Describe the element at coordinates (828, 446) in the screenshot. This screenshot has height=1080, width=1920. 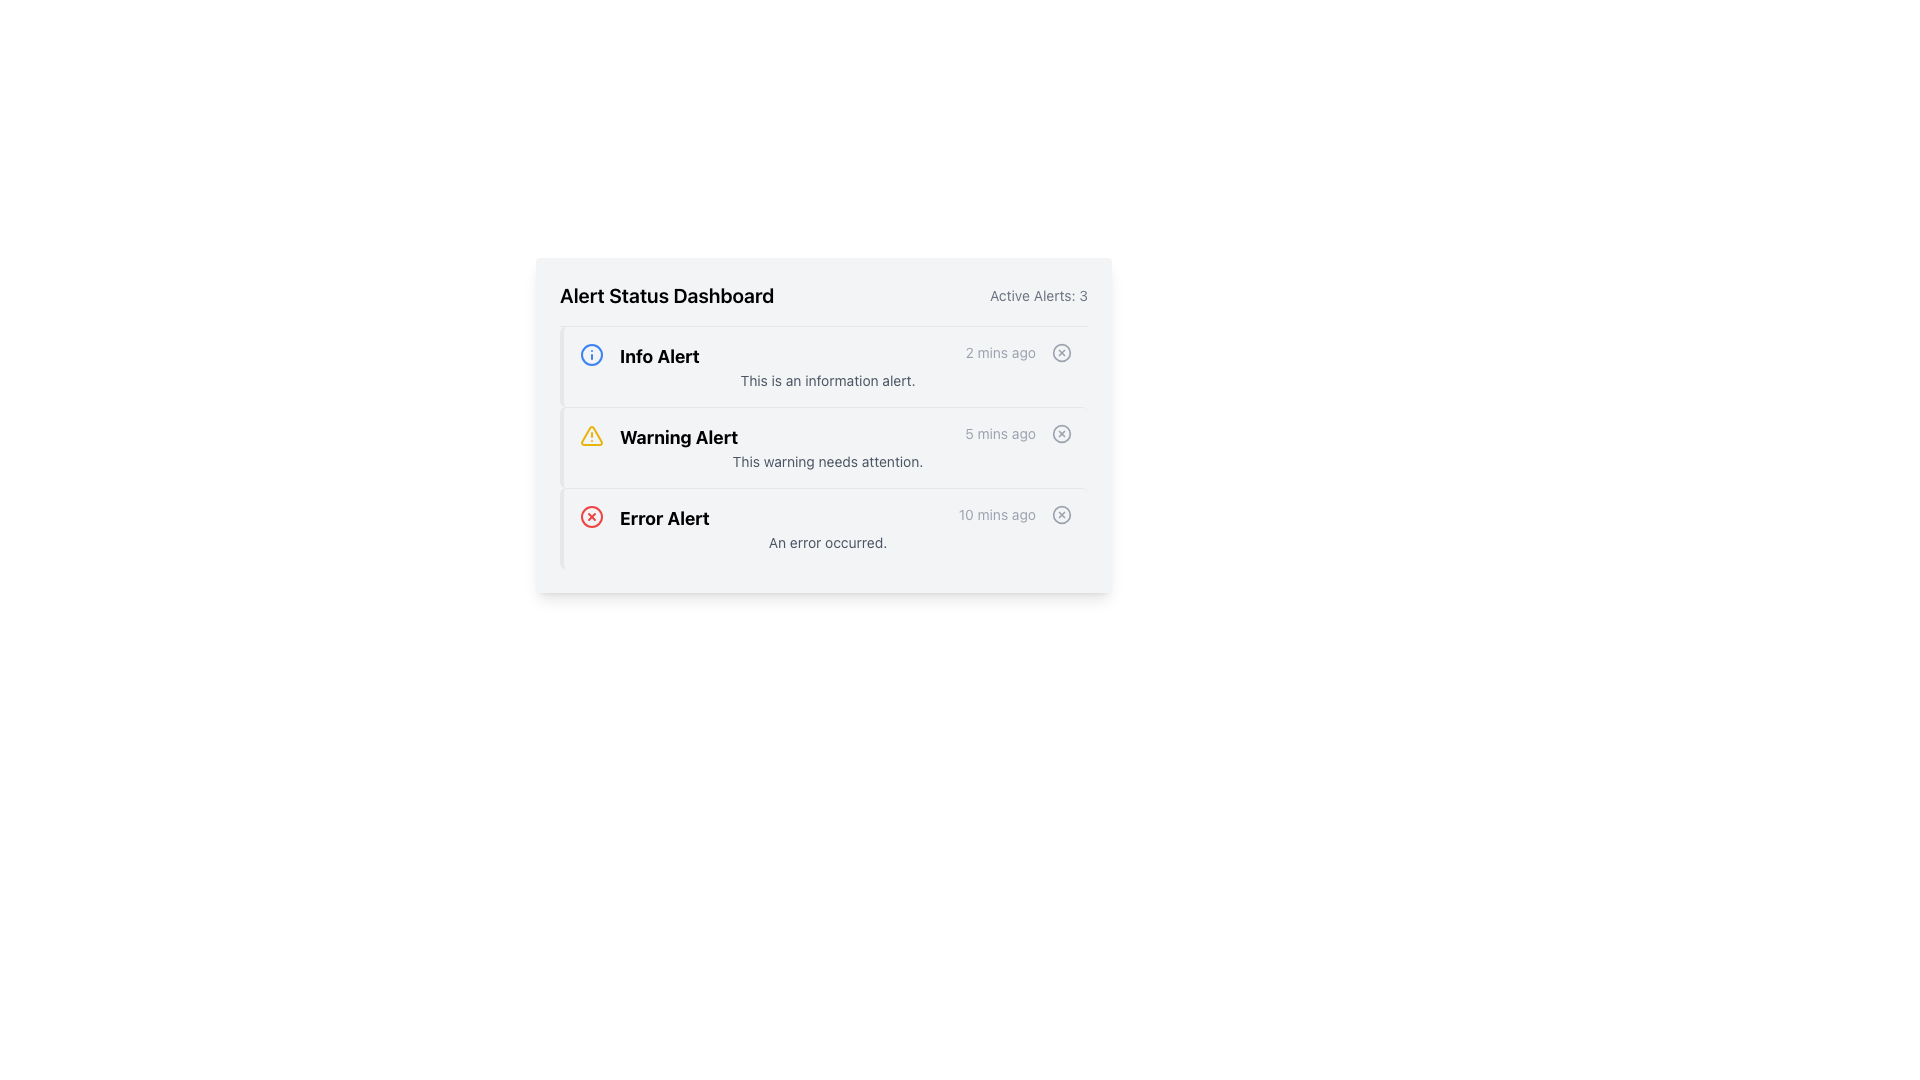
I see `information displayed in the warning alert component titled 'Warning Alert', which is the second alert in the alert dashboard` at that location.